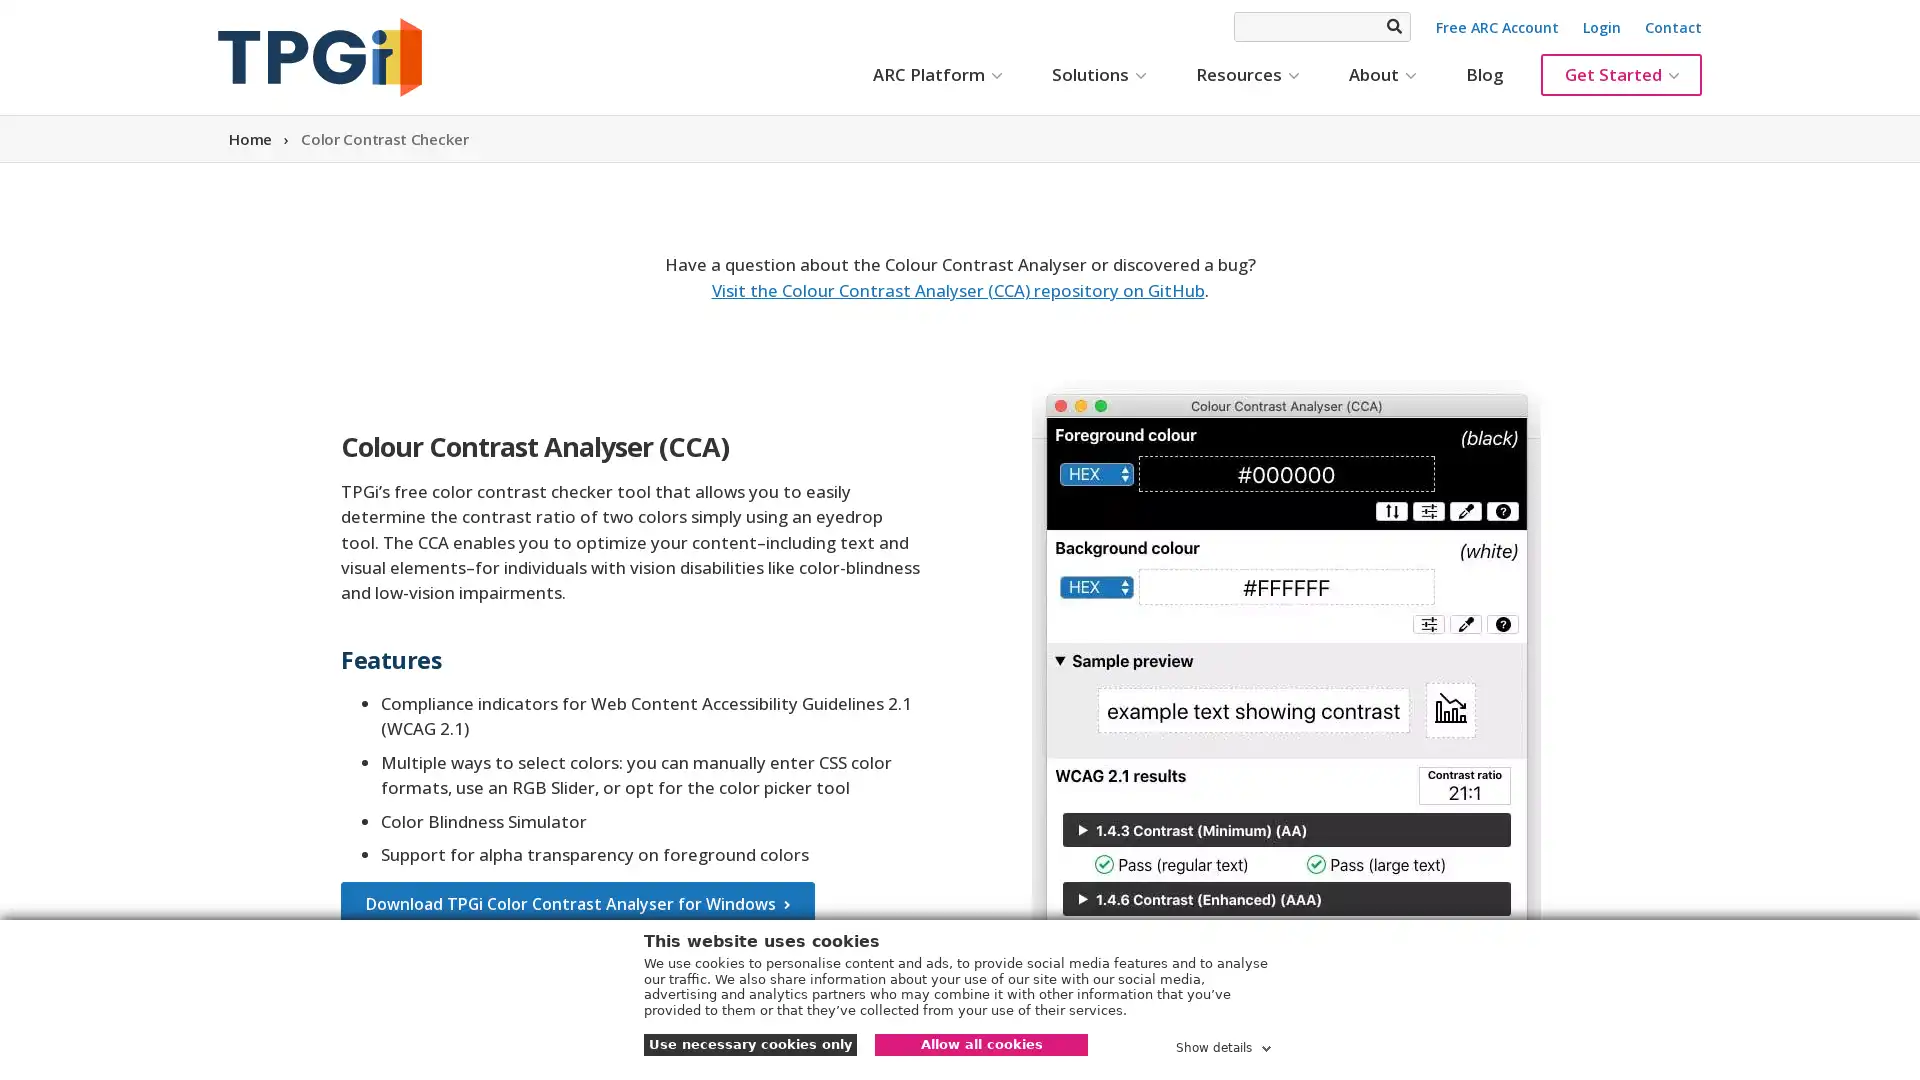 Image resolution: width=1920 pixels, height=1080 pixels. What do you see at coordinates (1392, 26) in the screenshot?
I see `Submit Search` at bounding box center [1392, 26].